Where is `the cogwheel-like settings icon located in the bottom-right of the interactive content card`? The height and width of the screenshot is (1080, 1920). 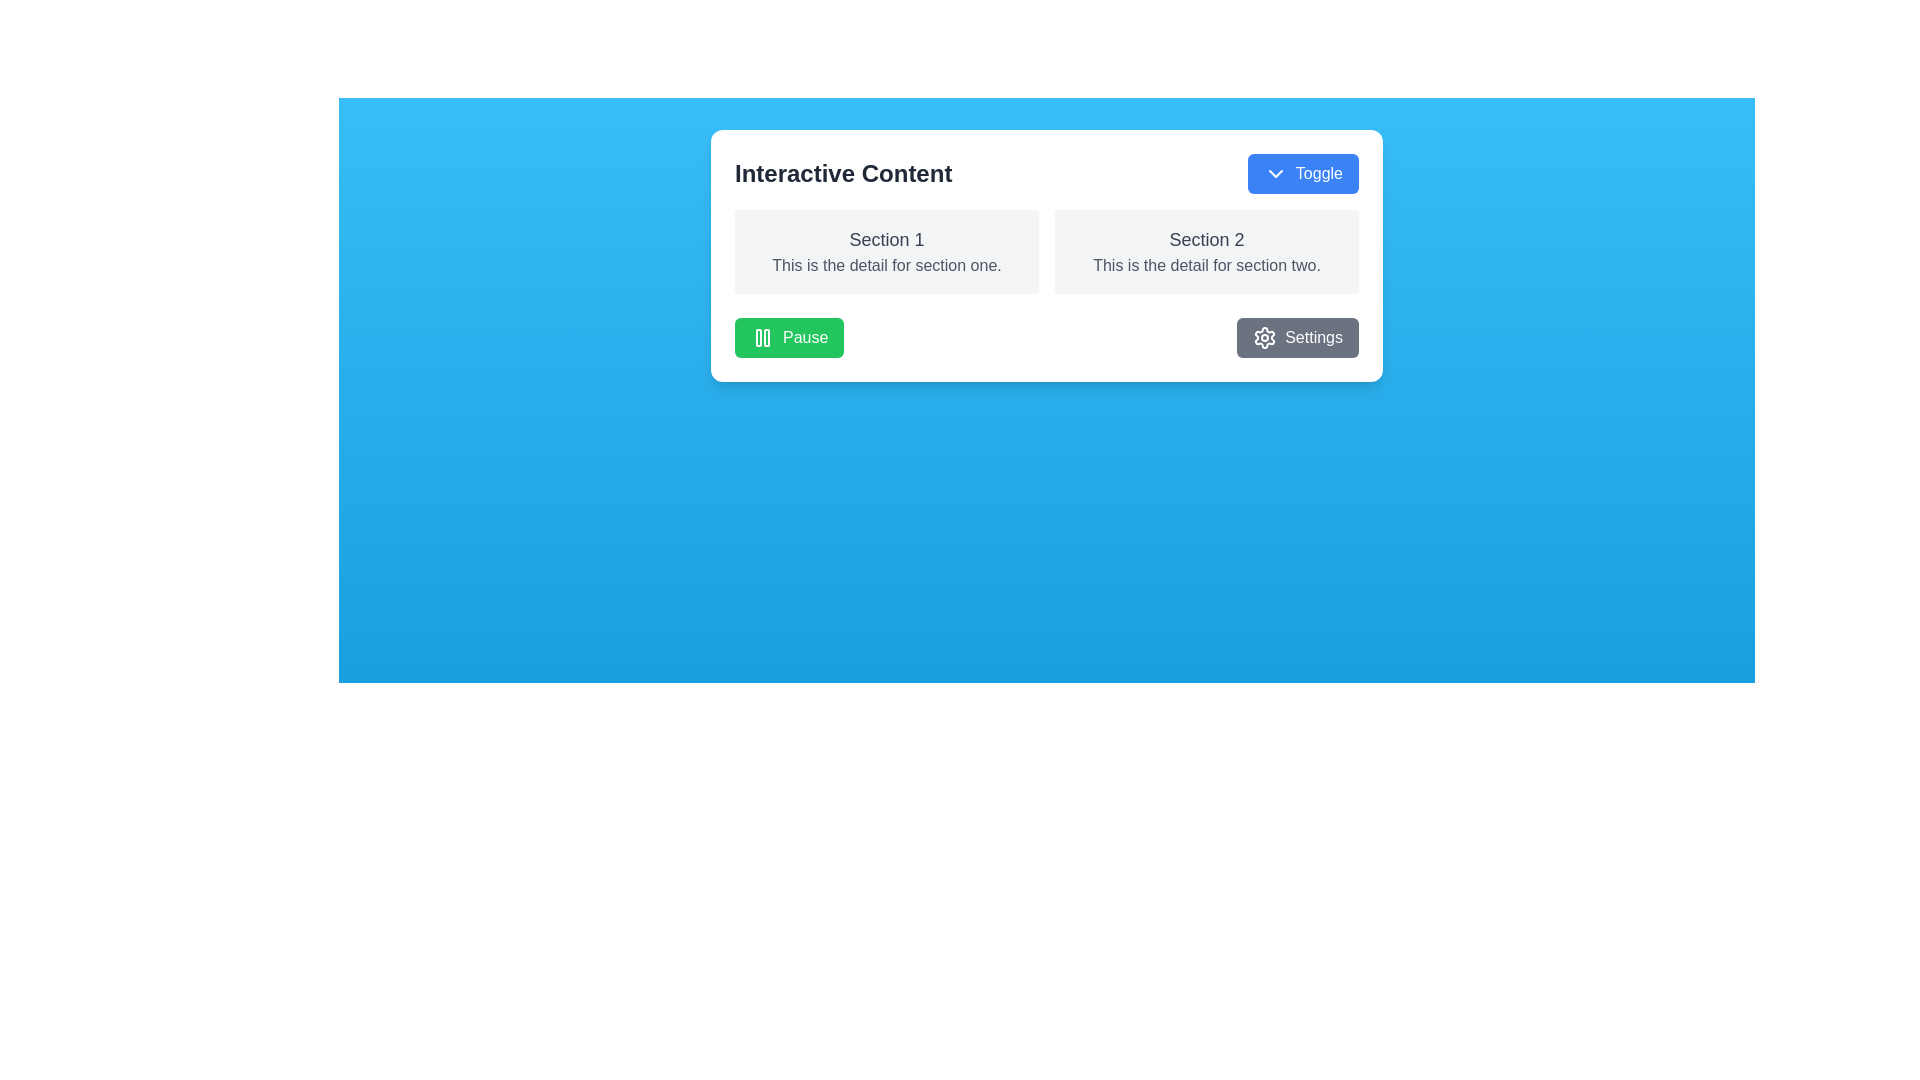 the cogwheel-like settings icon located in the bottom-right of the interactive content card is located at coordinates (1264, 337).